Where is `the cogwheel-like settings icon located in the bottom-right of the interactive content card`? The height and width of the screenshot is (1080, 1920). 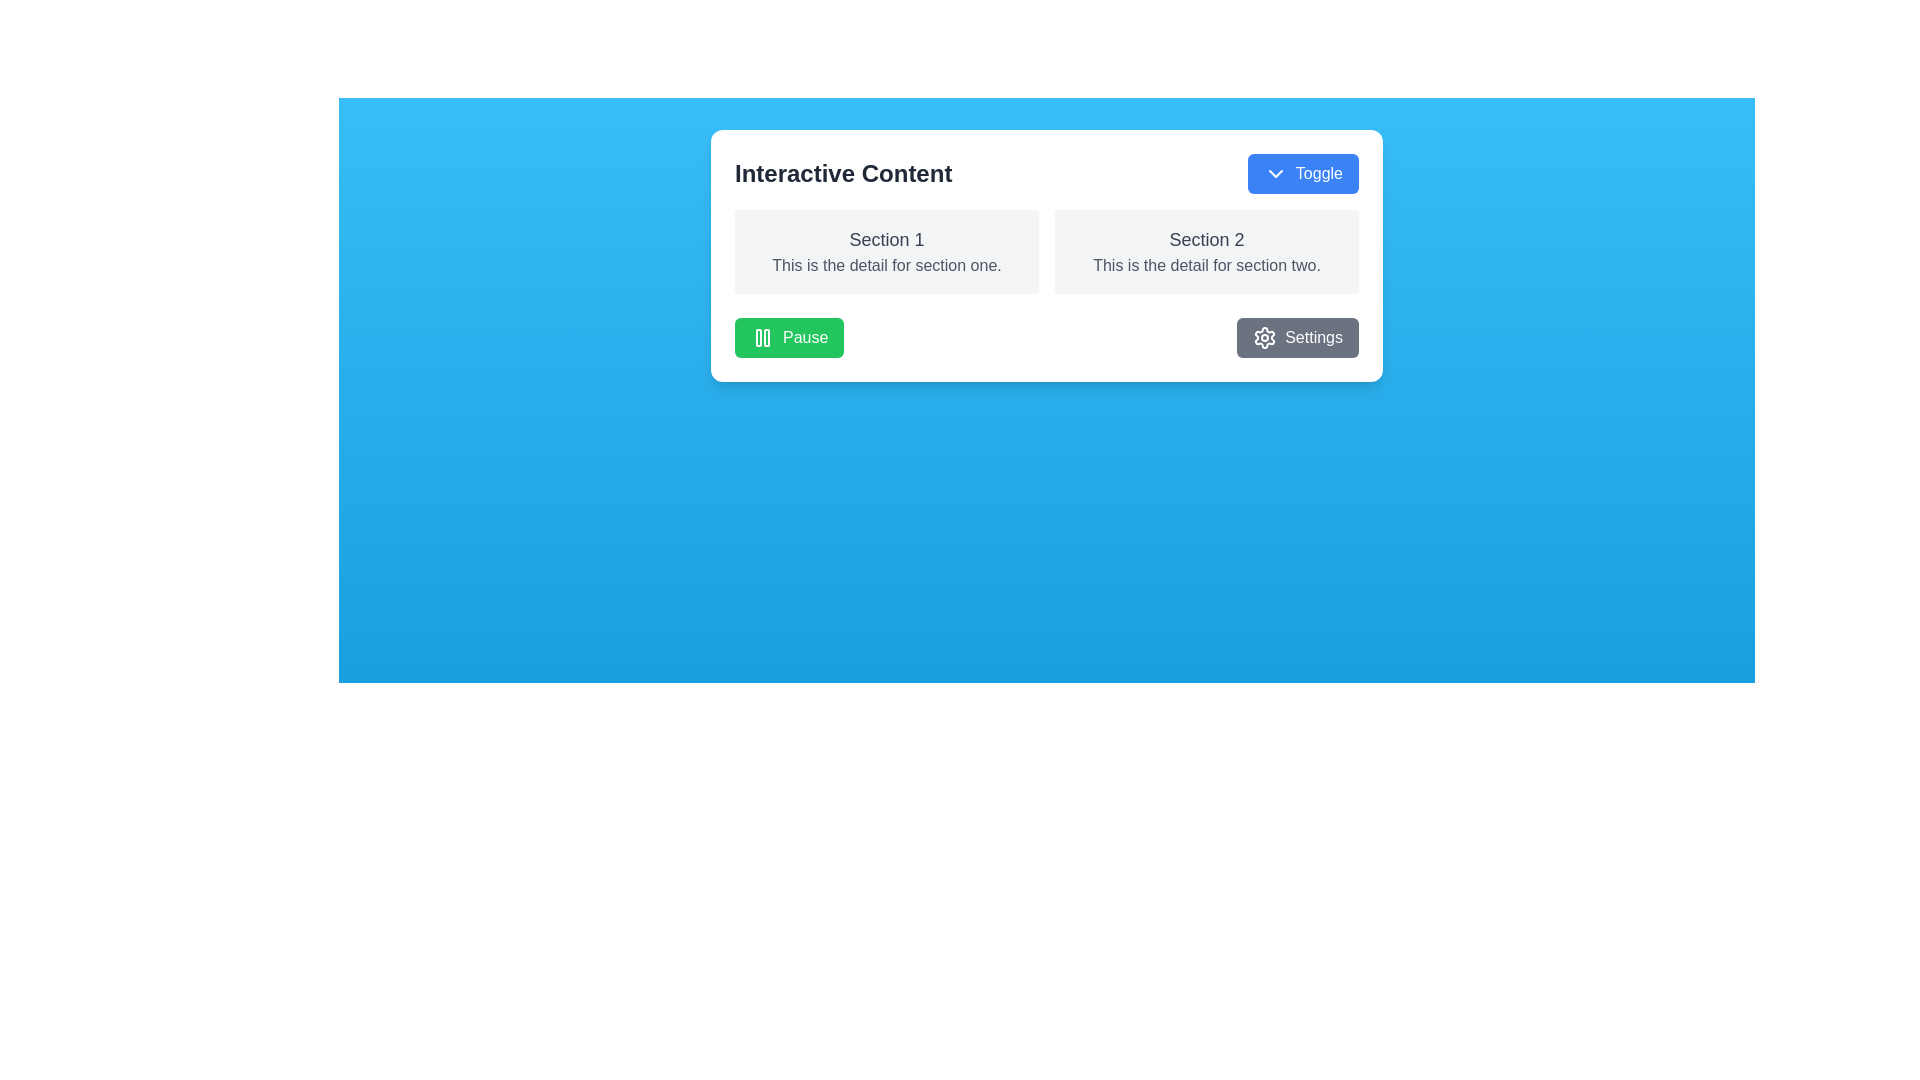 the cogwheel-like settings icon located in the bottom-right of the interactive content card is located at coordinates (1264, 337).